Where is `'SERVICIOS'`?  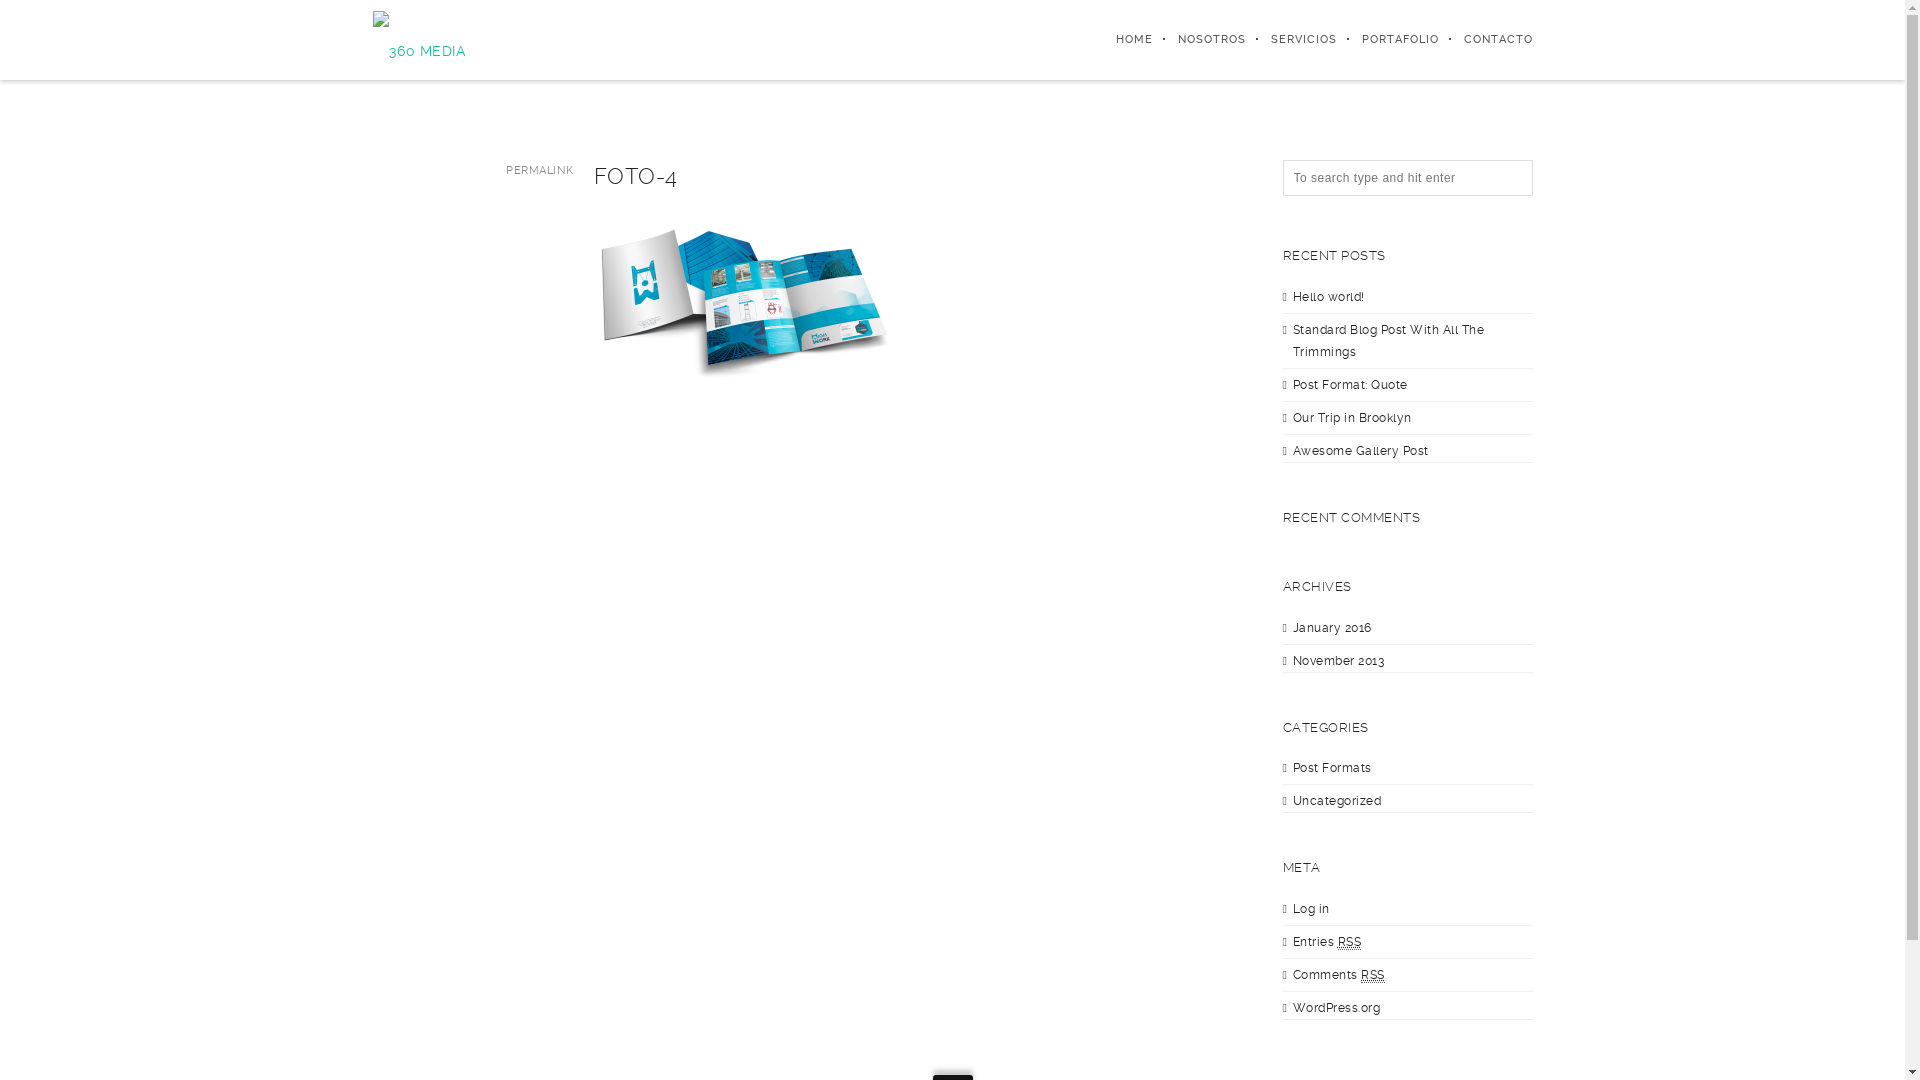
'SERVICIOS' is located at coordinates (1291, 39).